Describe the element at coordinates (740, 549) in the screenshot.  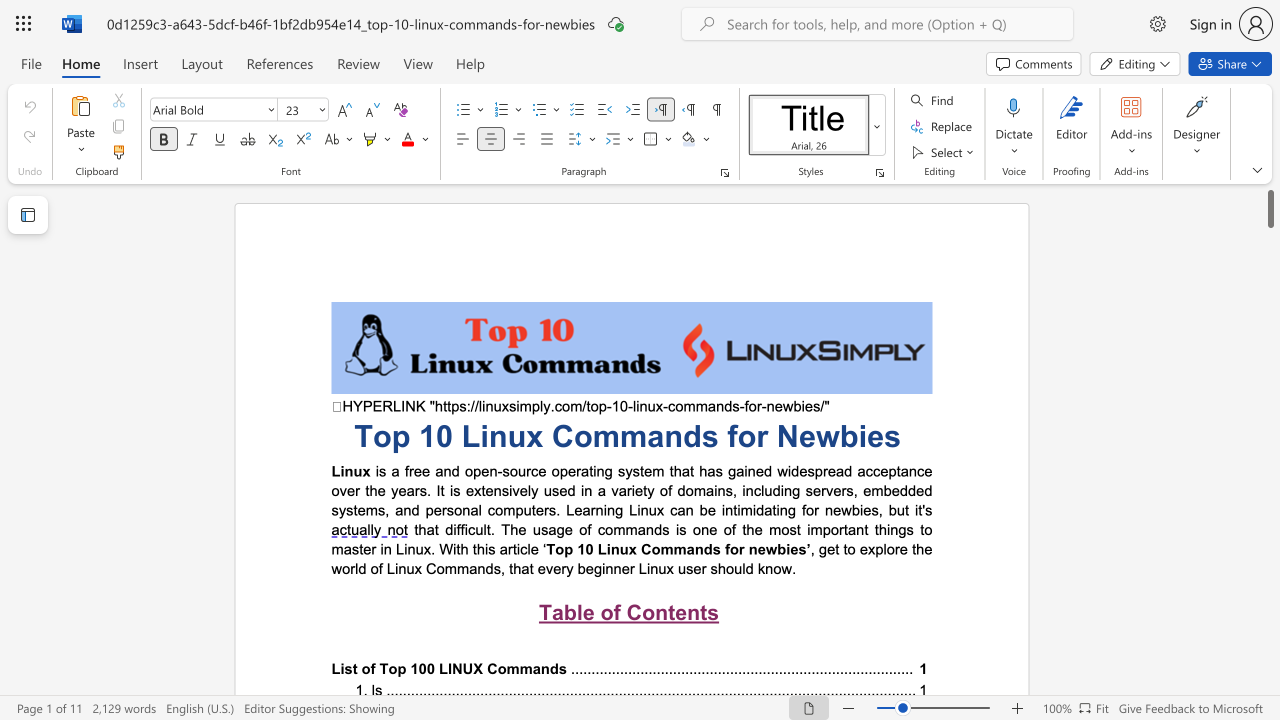
I see `the 1th character "r" in the text` at that location.